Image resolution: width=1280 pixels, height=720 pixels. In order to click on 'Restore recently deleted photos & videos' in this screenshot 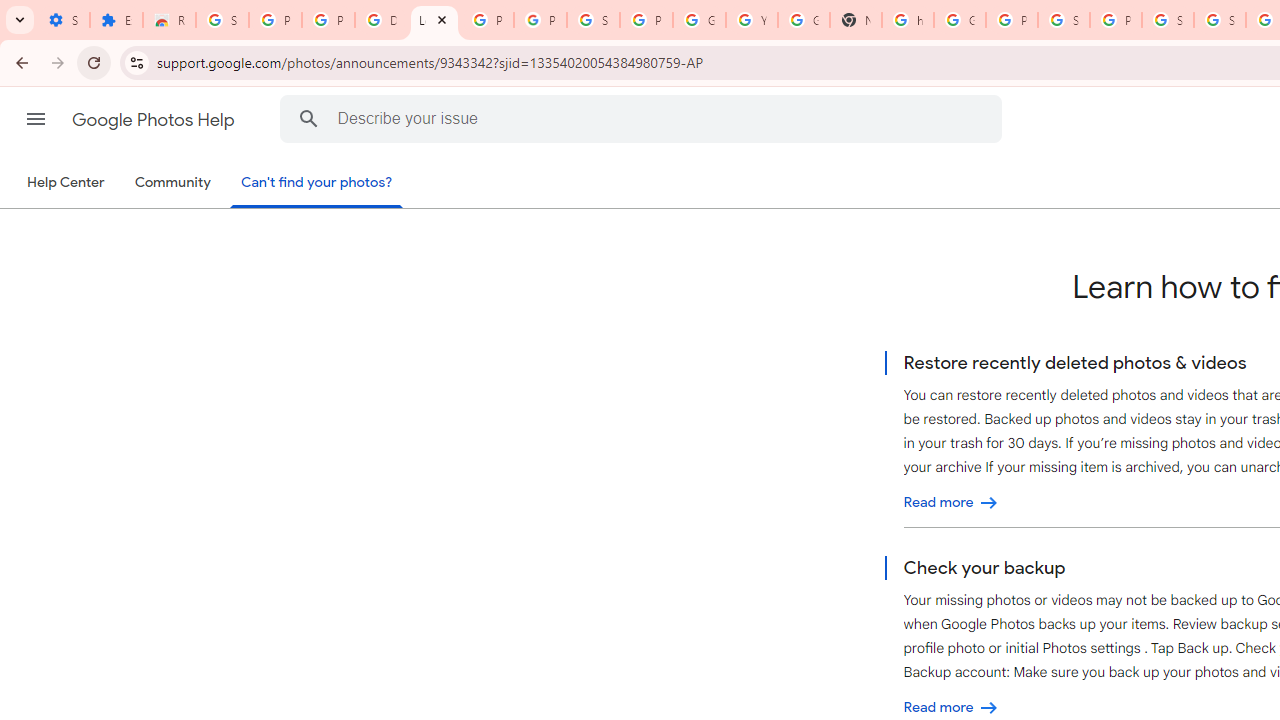, I will do `click(950, 501)`.